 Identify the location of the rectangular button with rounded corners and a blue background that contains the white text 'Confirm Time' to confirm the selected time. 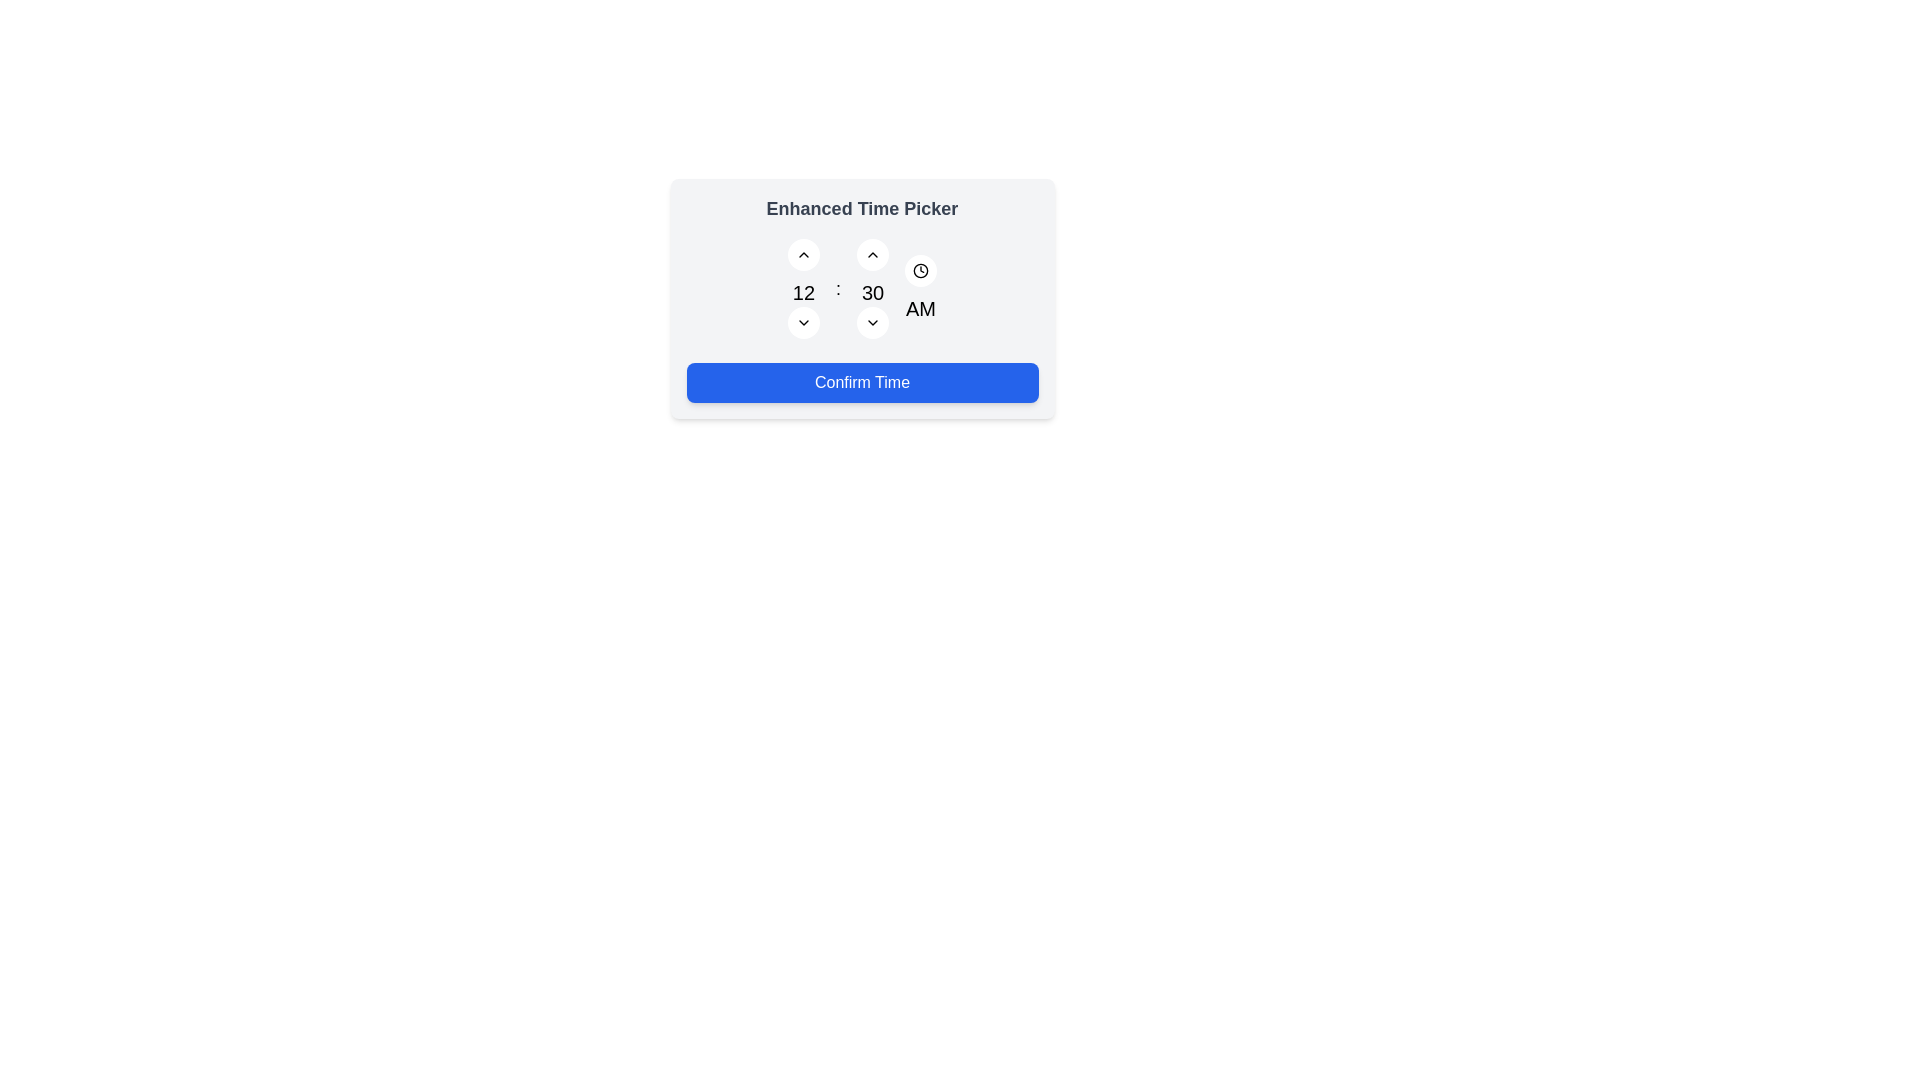
(862, 382).